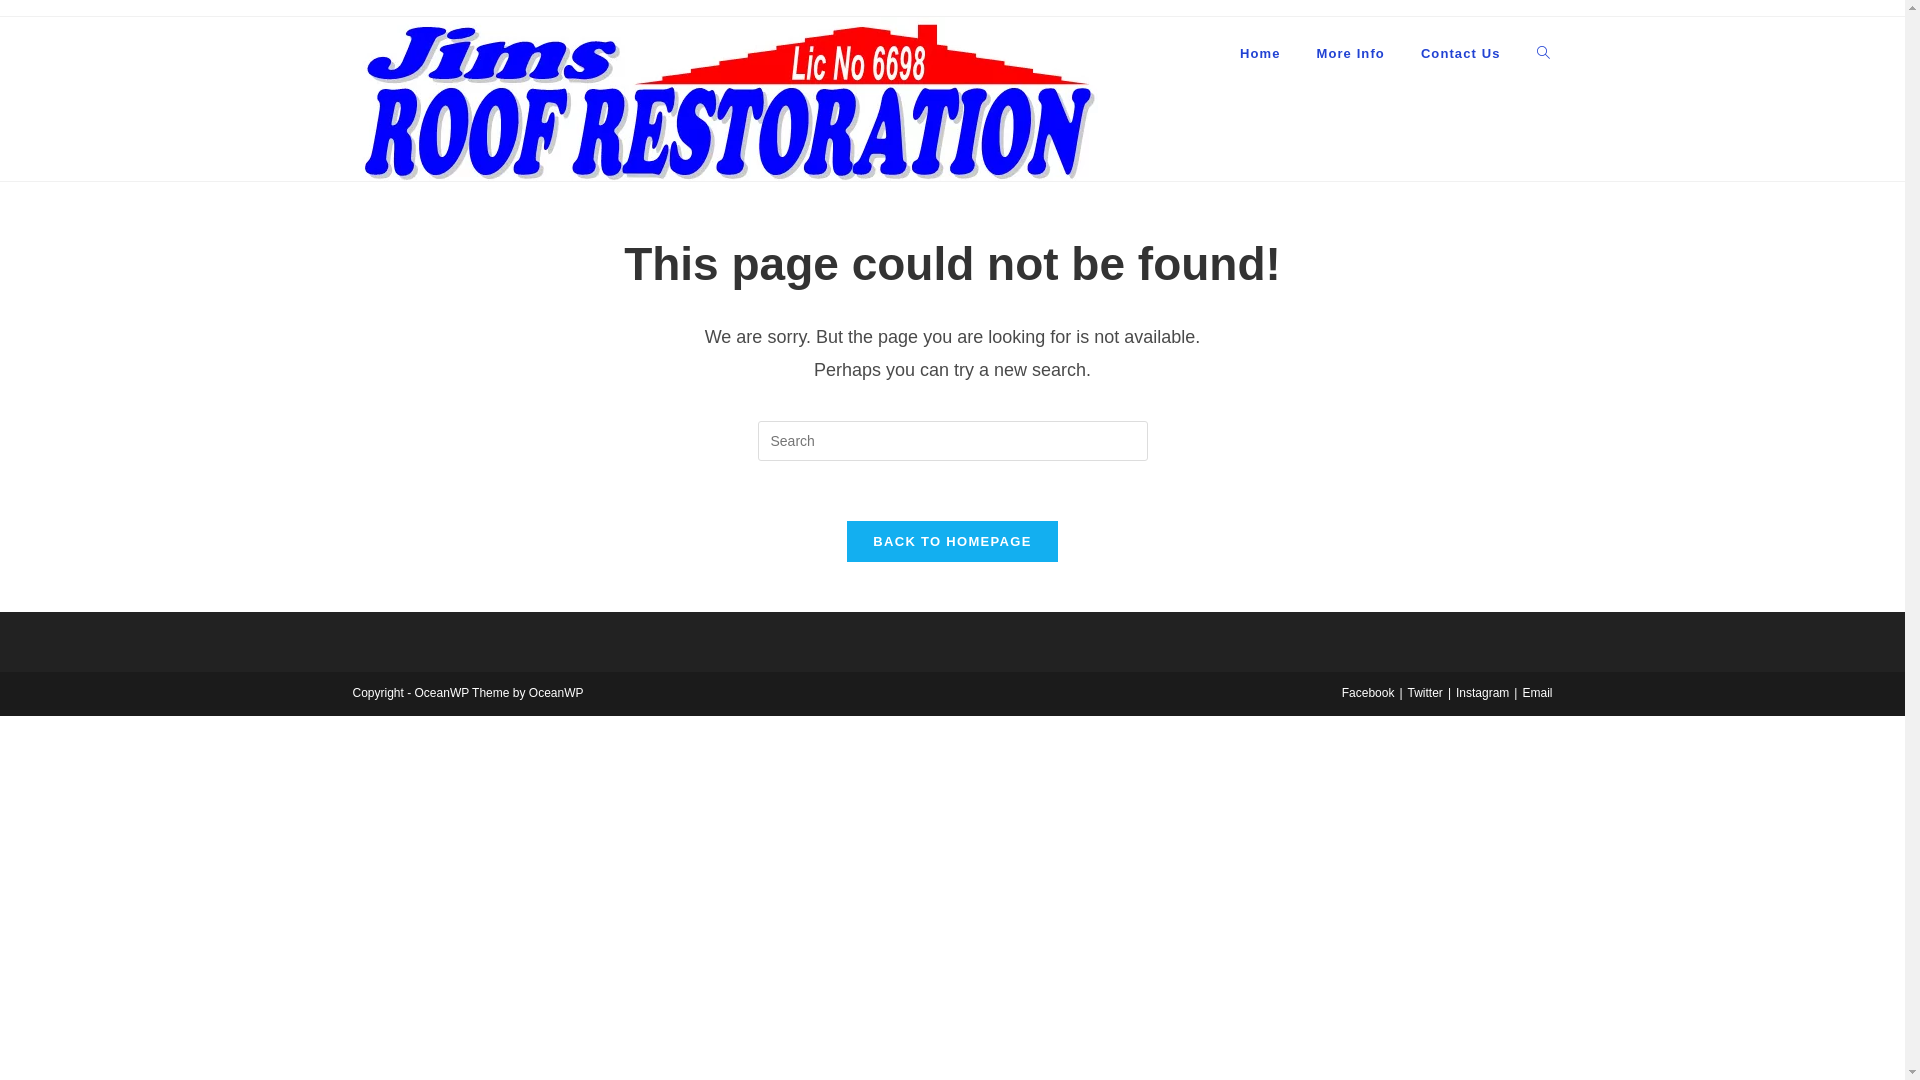 Image resolution: width=1920 pixels, height=1080 pixels. What do you see at coordinates (1482, 692) in the screenshot?
I see `'Instagram'` at bounding box center [1482, 692].